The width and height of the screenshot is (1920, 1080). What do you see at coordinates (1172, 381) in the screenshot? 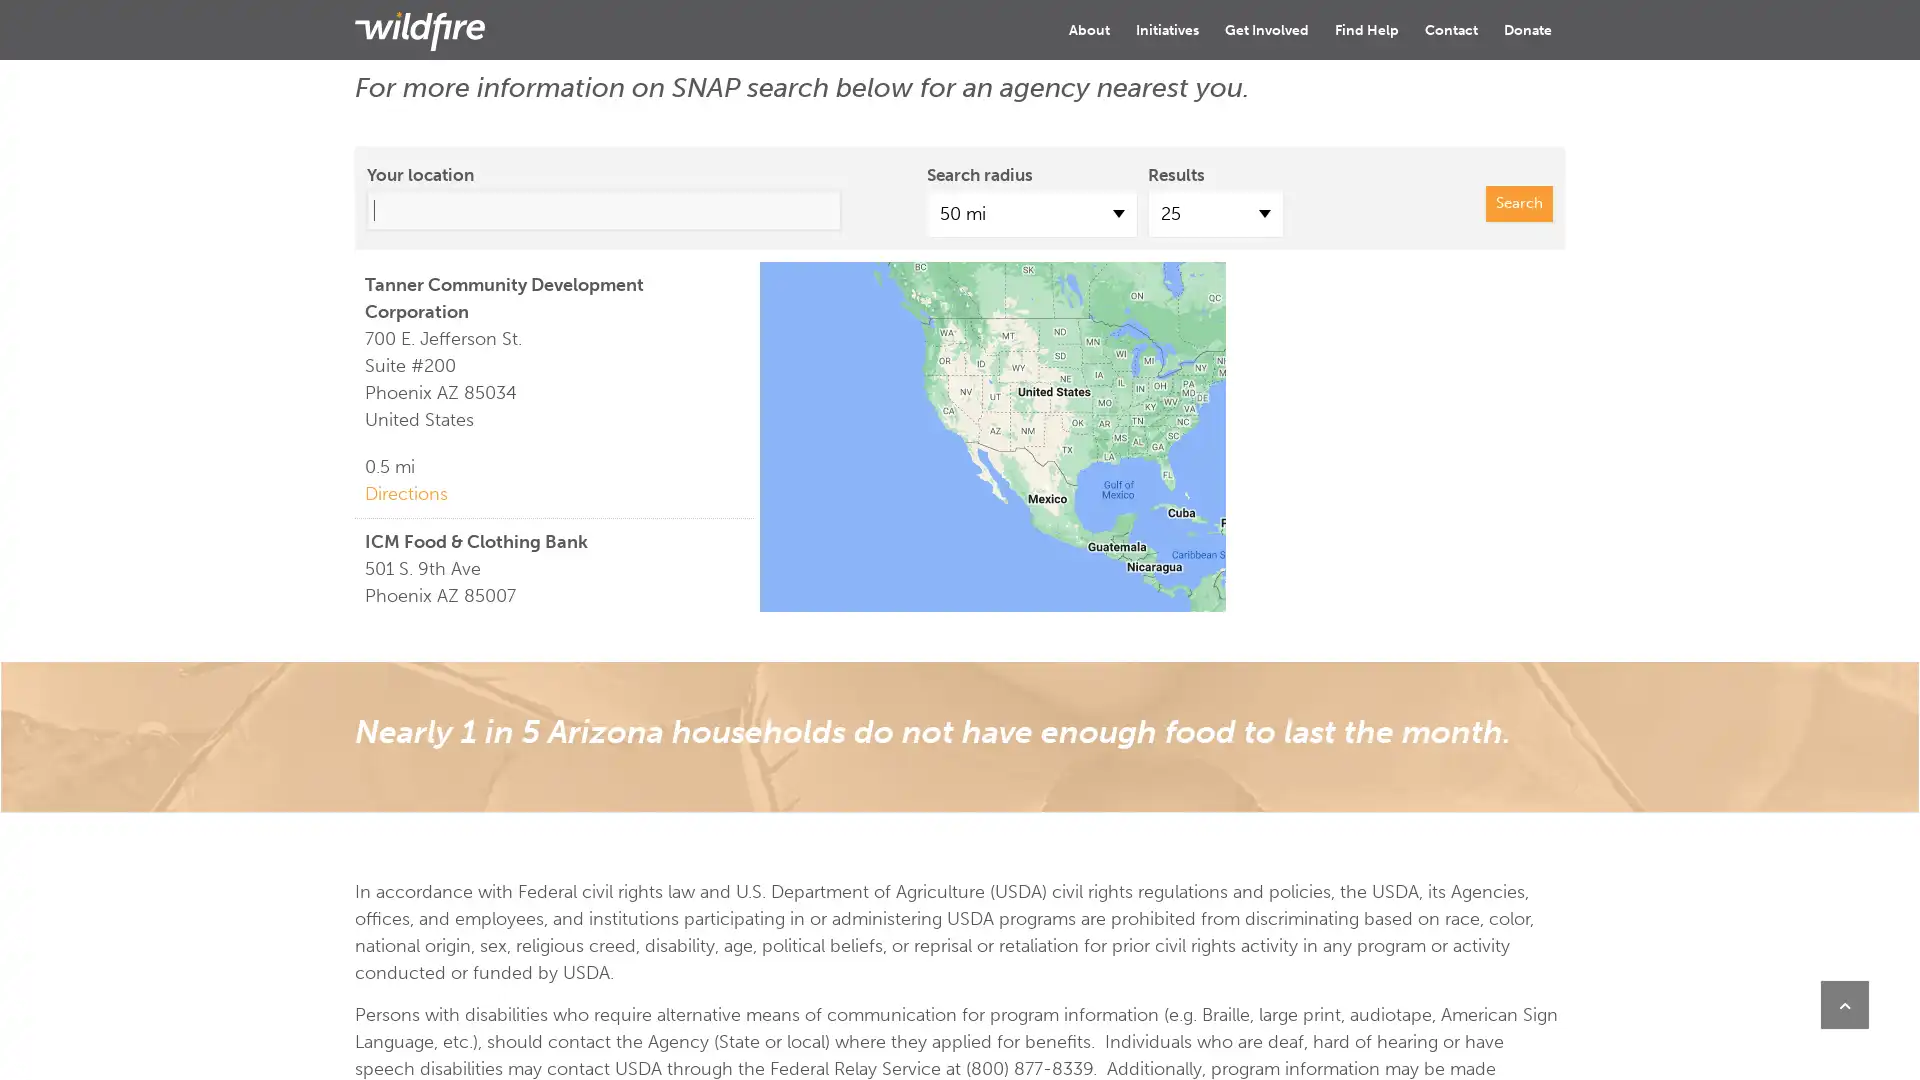
I see `NCADD (National Council On Alcoholism And Drug Dependence)` at bounding box center [1172, 381].